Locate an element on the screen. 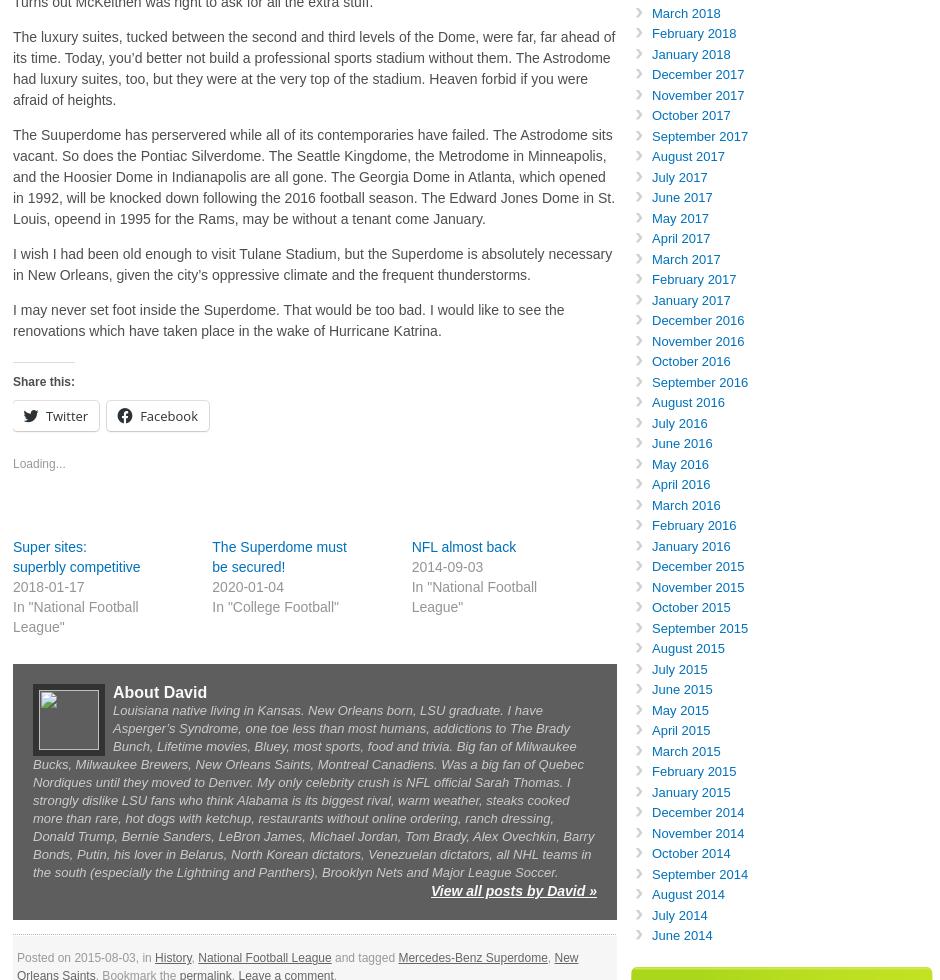 The width and height of the screenshot is (940, 980). 'December 2015' is located at coordinates (697, 566).